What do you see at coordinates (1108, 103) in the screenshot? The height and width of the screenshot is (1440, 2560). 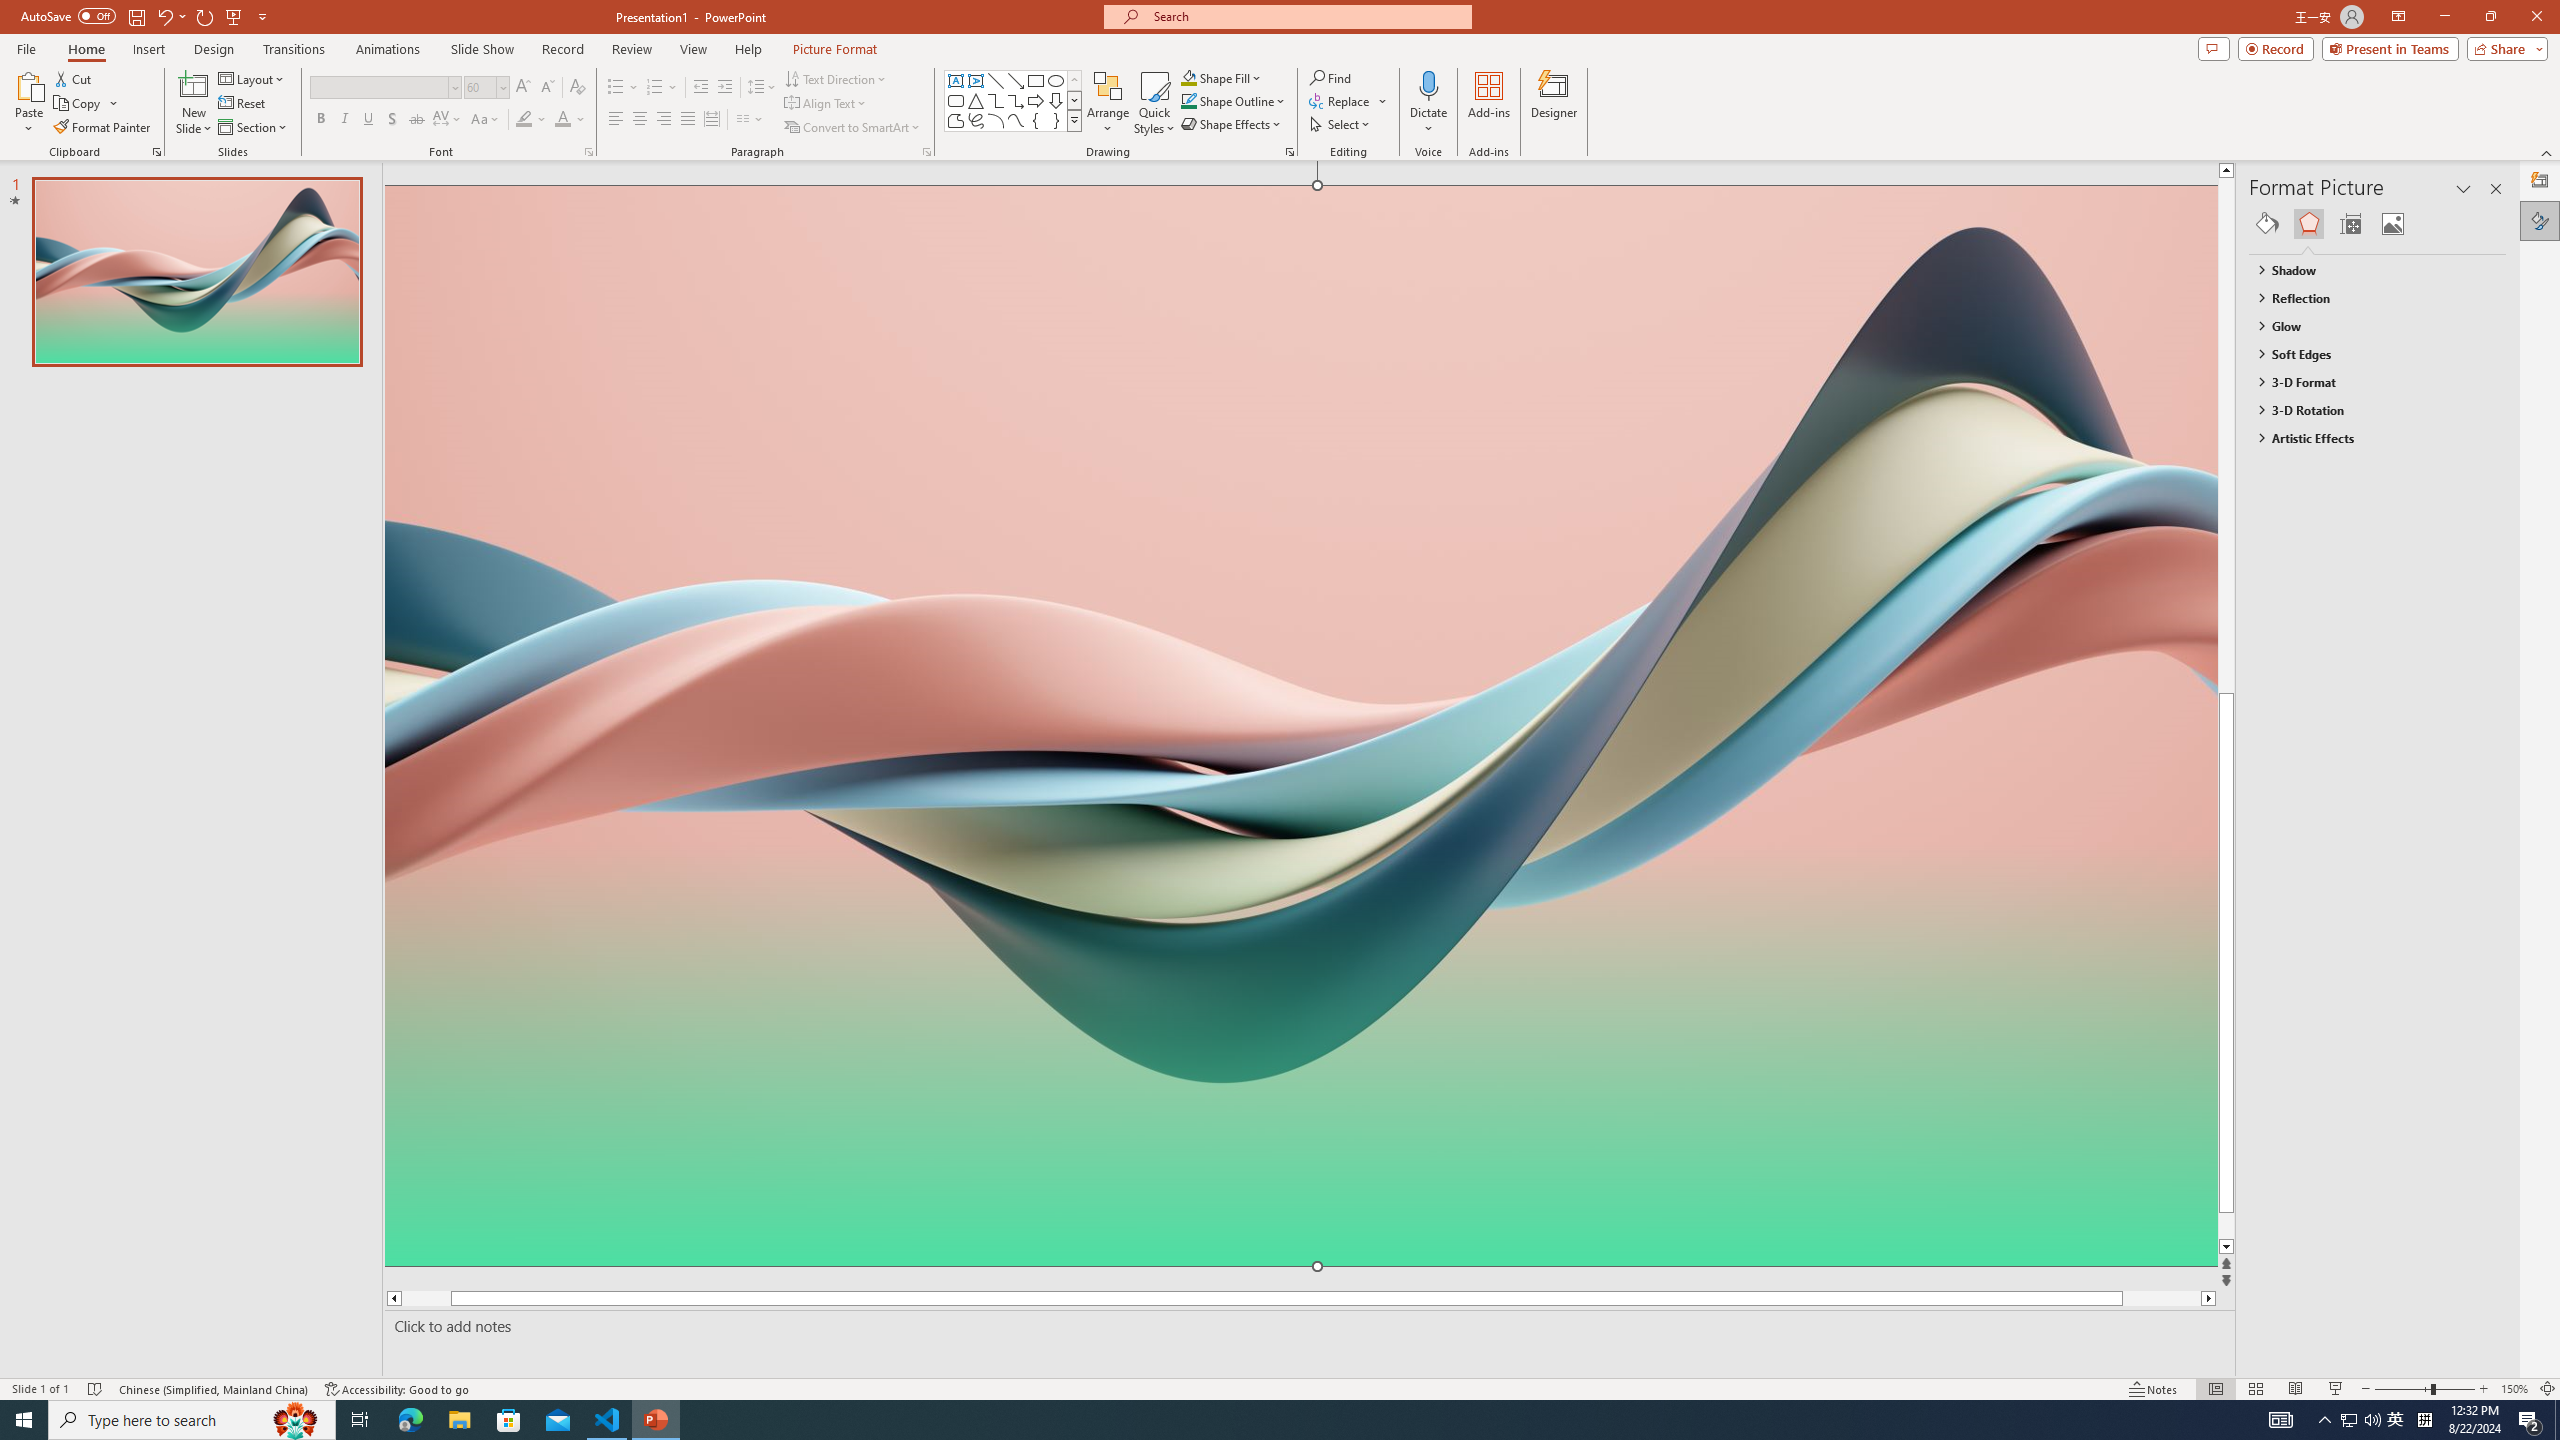 I see `'Arrange'` at bounding box center [1108, 103].